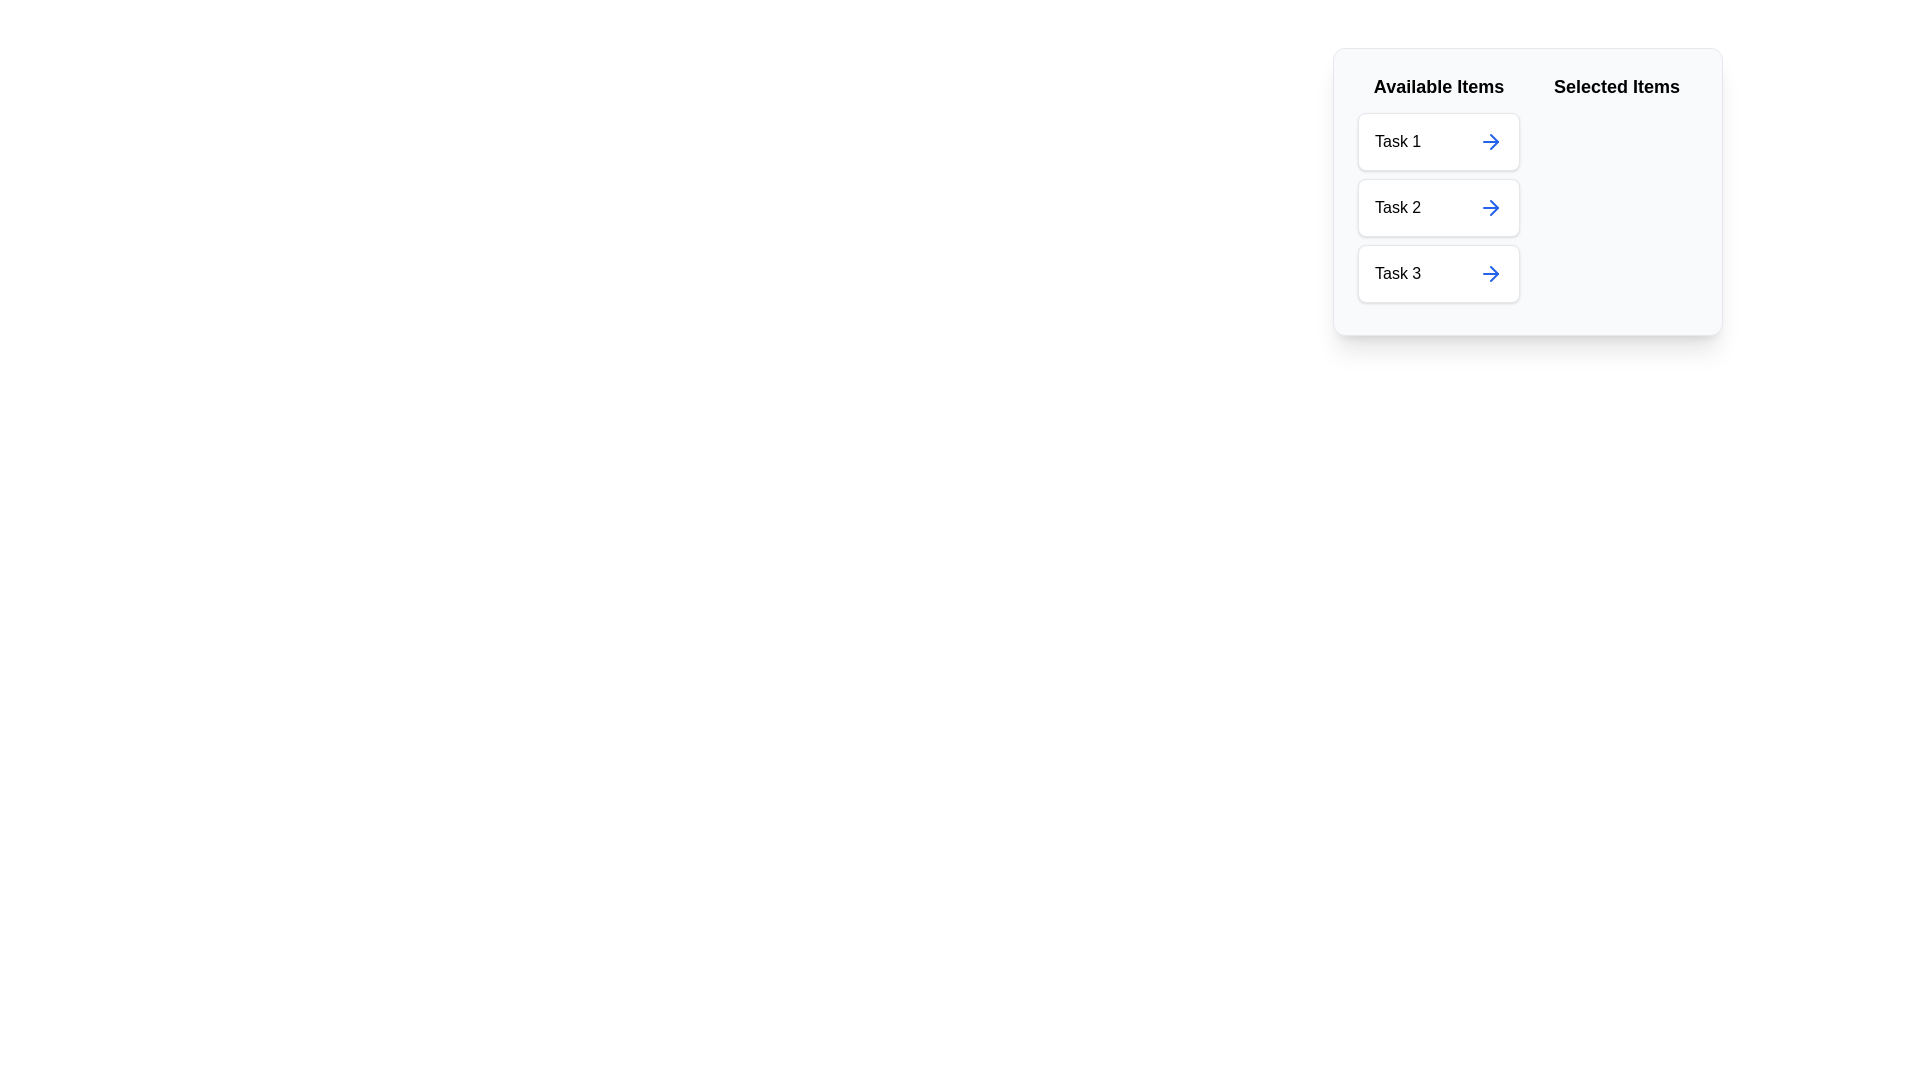  I want to click on the static text label displaying 'Task 2', which is the second item in the 'Available Items' list on the left column of the interface, so click(1397, 208).